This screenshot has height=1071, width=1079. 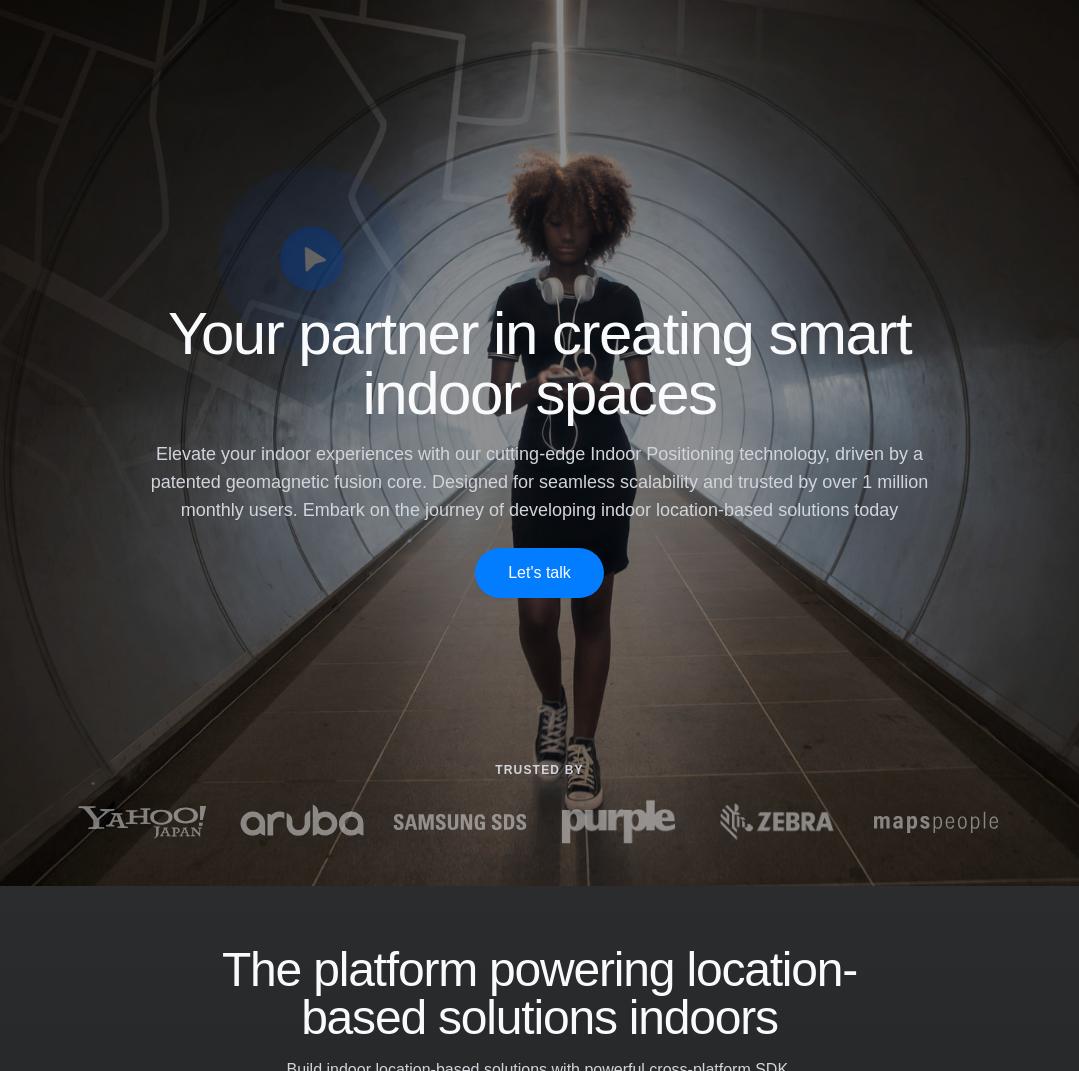 What do you see at coordinates (527, 951) in the screenshot?
I see `'Re-introducing IndoorAtlas Heatmap'` at bounding box center [527, 951].